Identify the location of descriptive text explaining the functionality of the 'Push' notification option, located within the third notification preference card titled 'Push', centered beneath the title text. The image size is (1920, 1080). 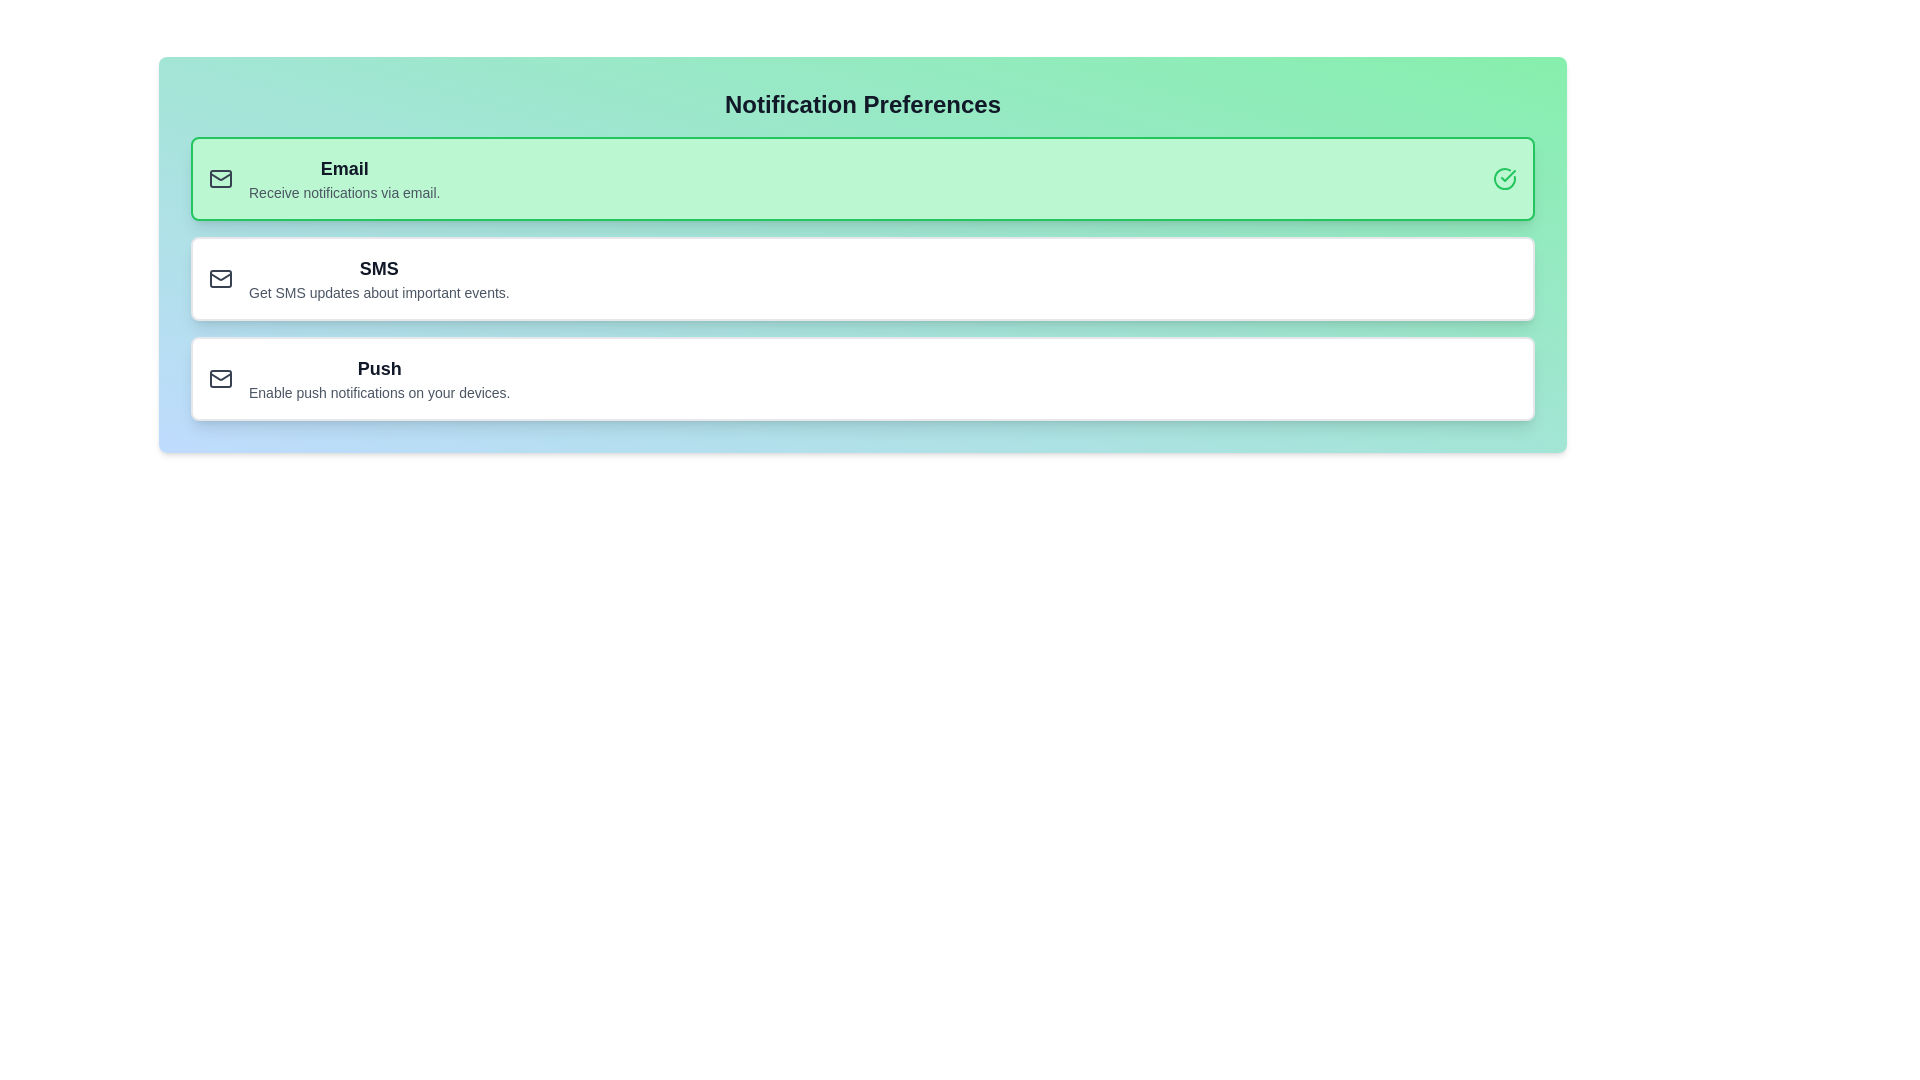
(379, 393).